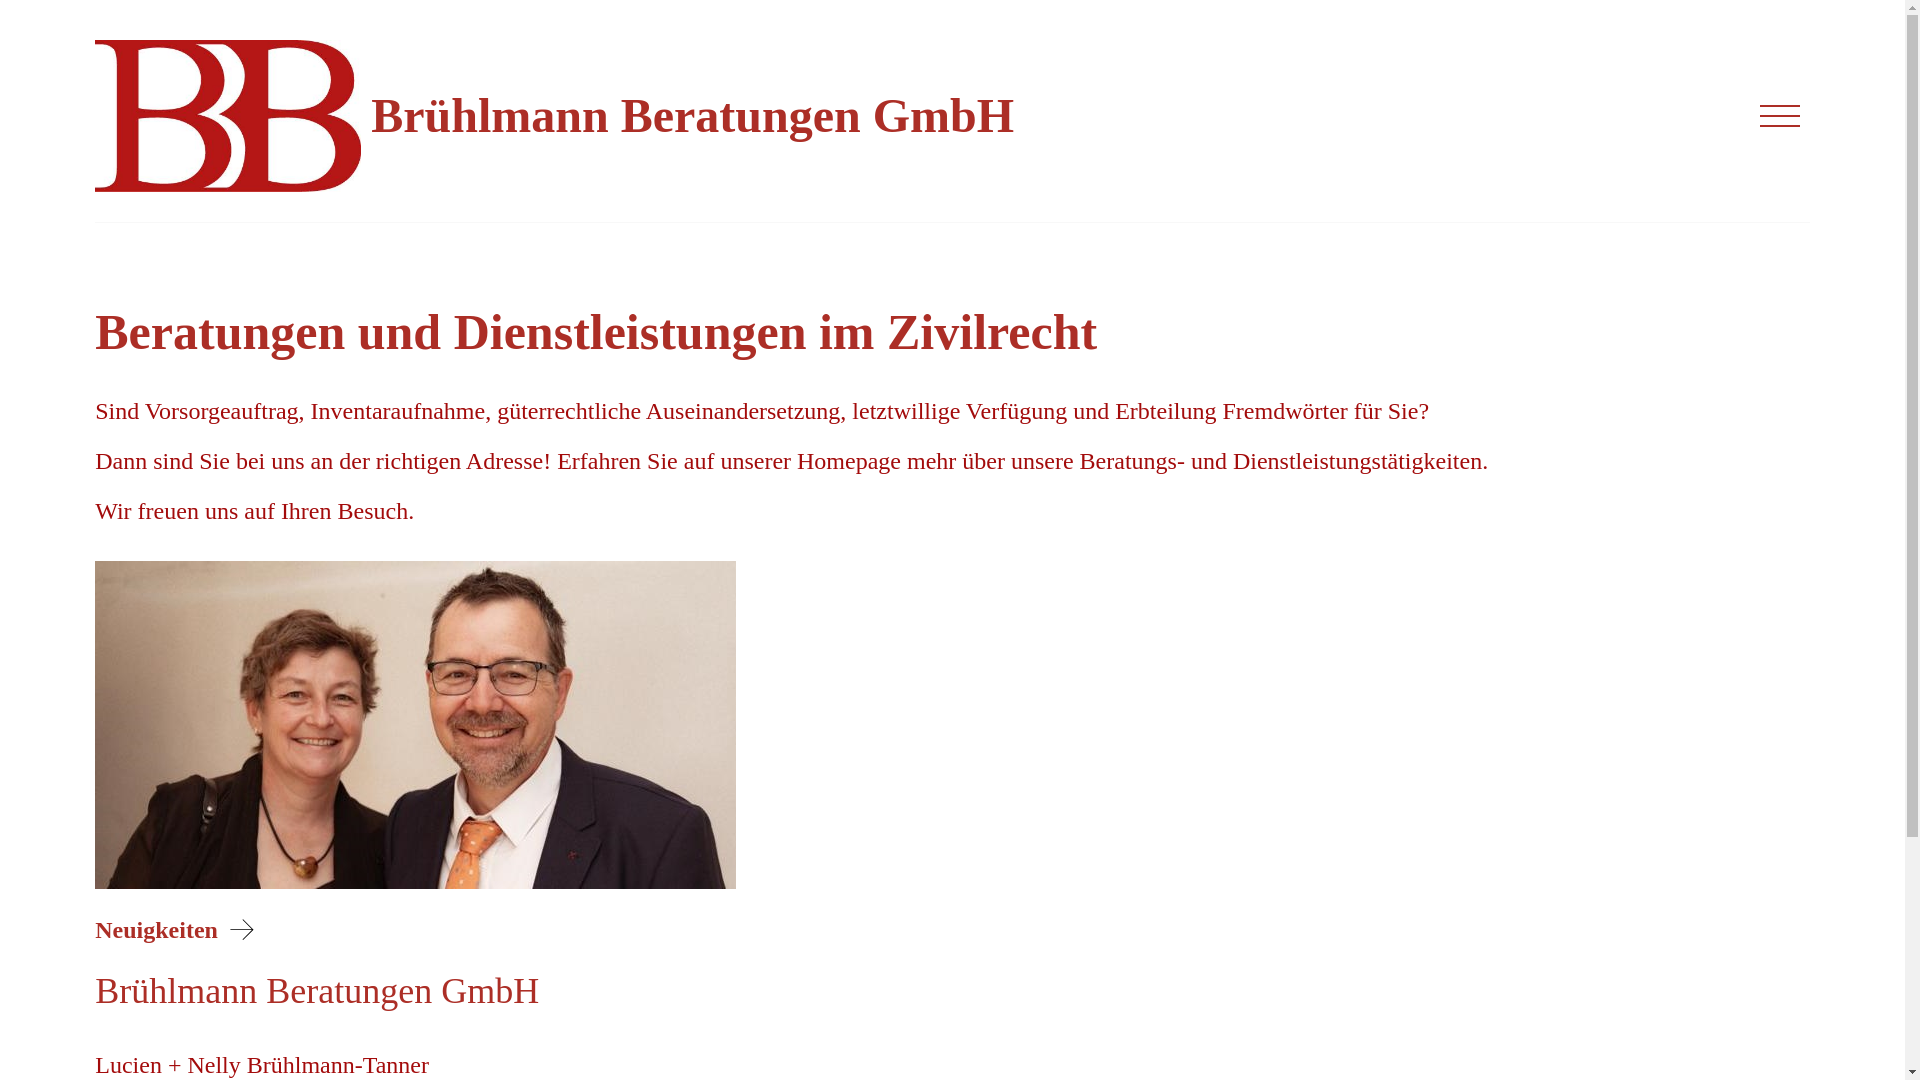 The width and height of the screenshot is (1920, 1080). What do you see at coordinates (178, 929) in the screenshot?
I see `'Neuigkeiten'` at bounding box center [178, 929].